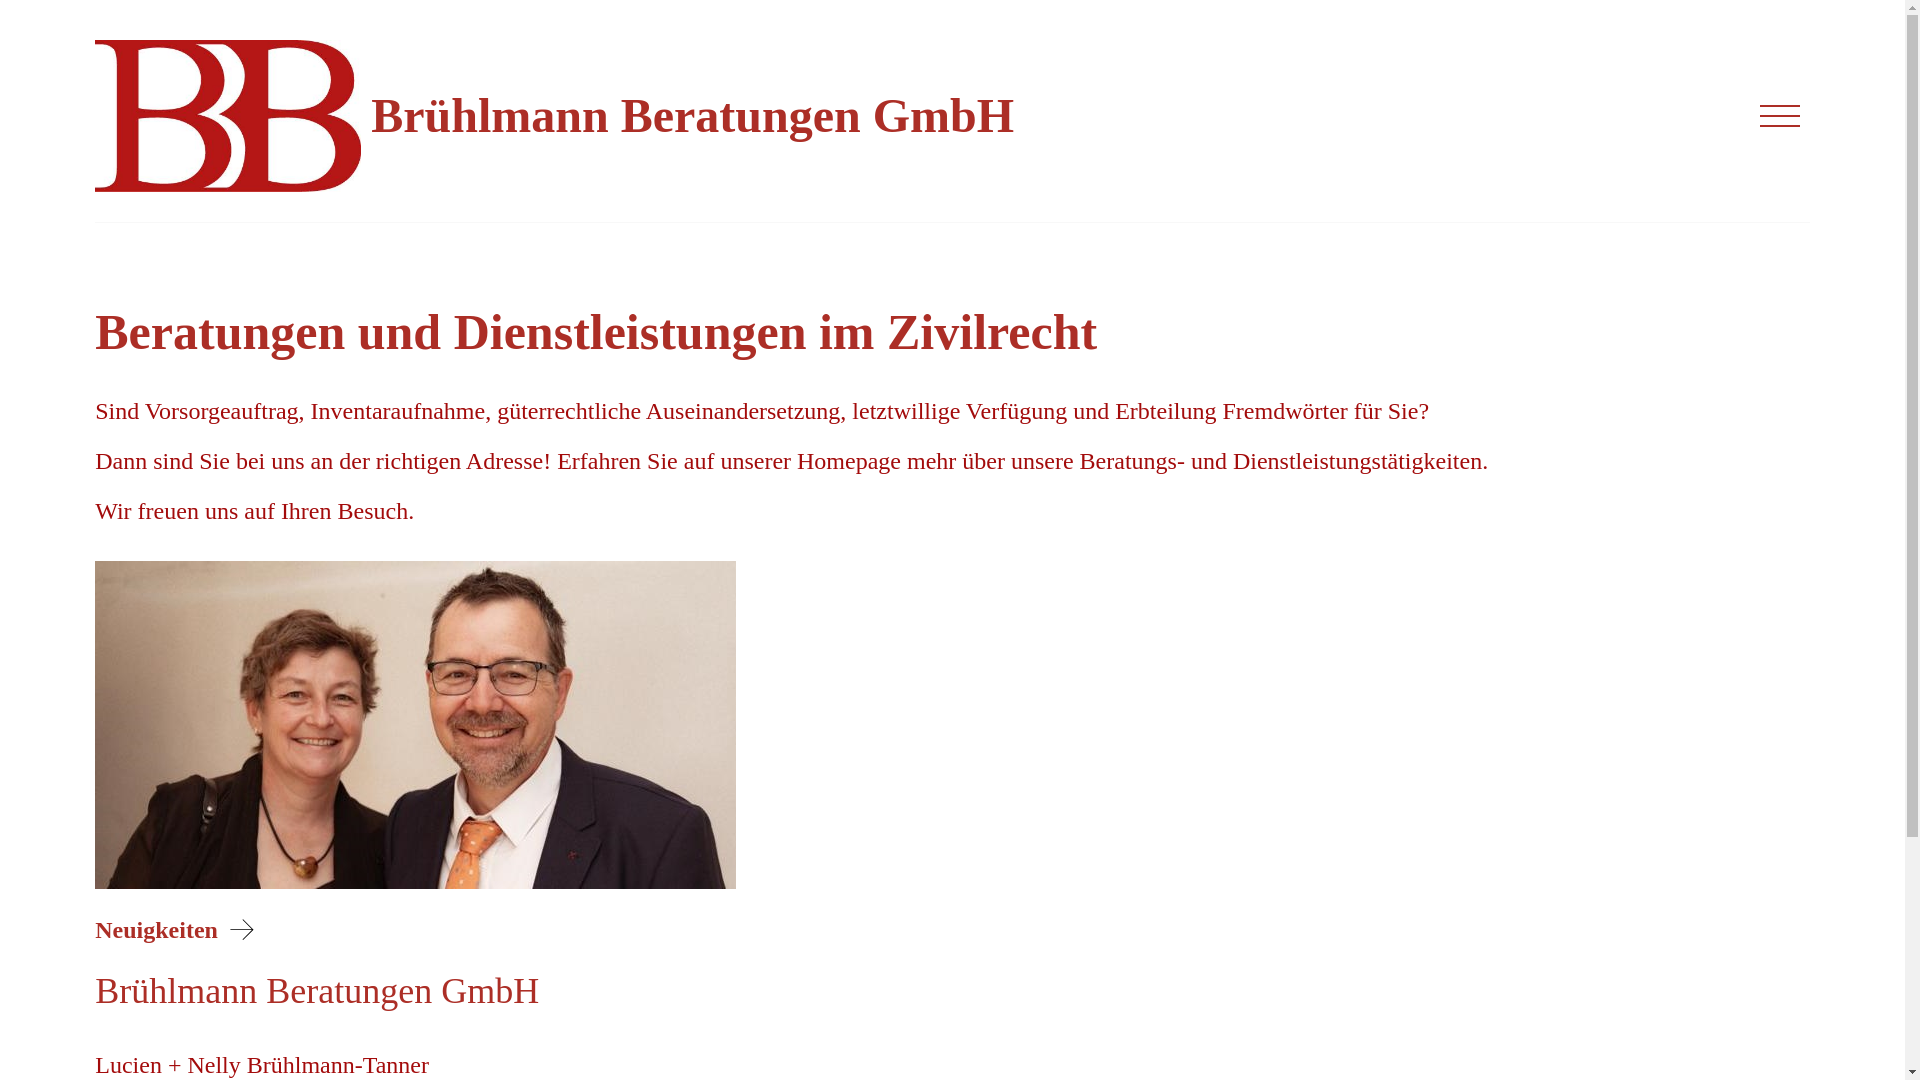 The width and height of the screenshot is (1920, 1080). What do you see at coordinates (178, 929) in the screenshot?
I see `'Neuigkeiten'` at bounding box center [178, 929].